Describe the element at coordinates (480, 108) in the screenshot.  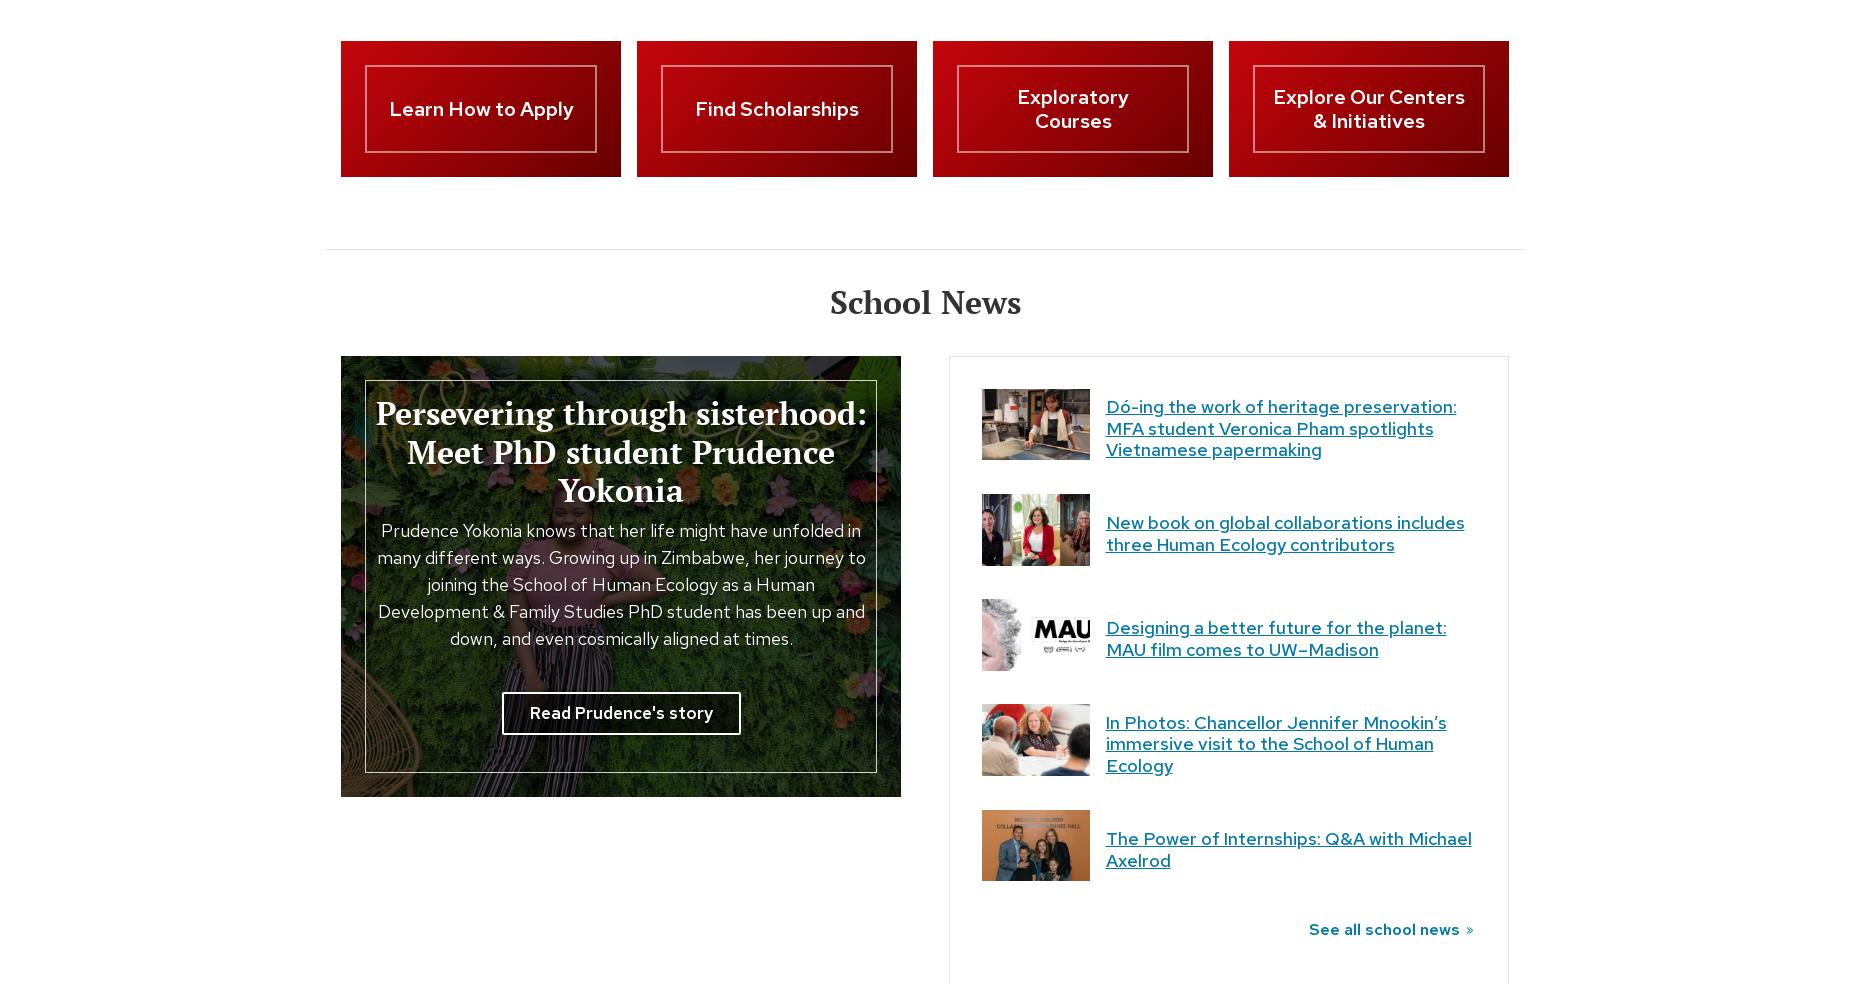
I see `'Learn How to Apply'` at that location.